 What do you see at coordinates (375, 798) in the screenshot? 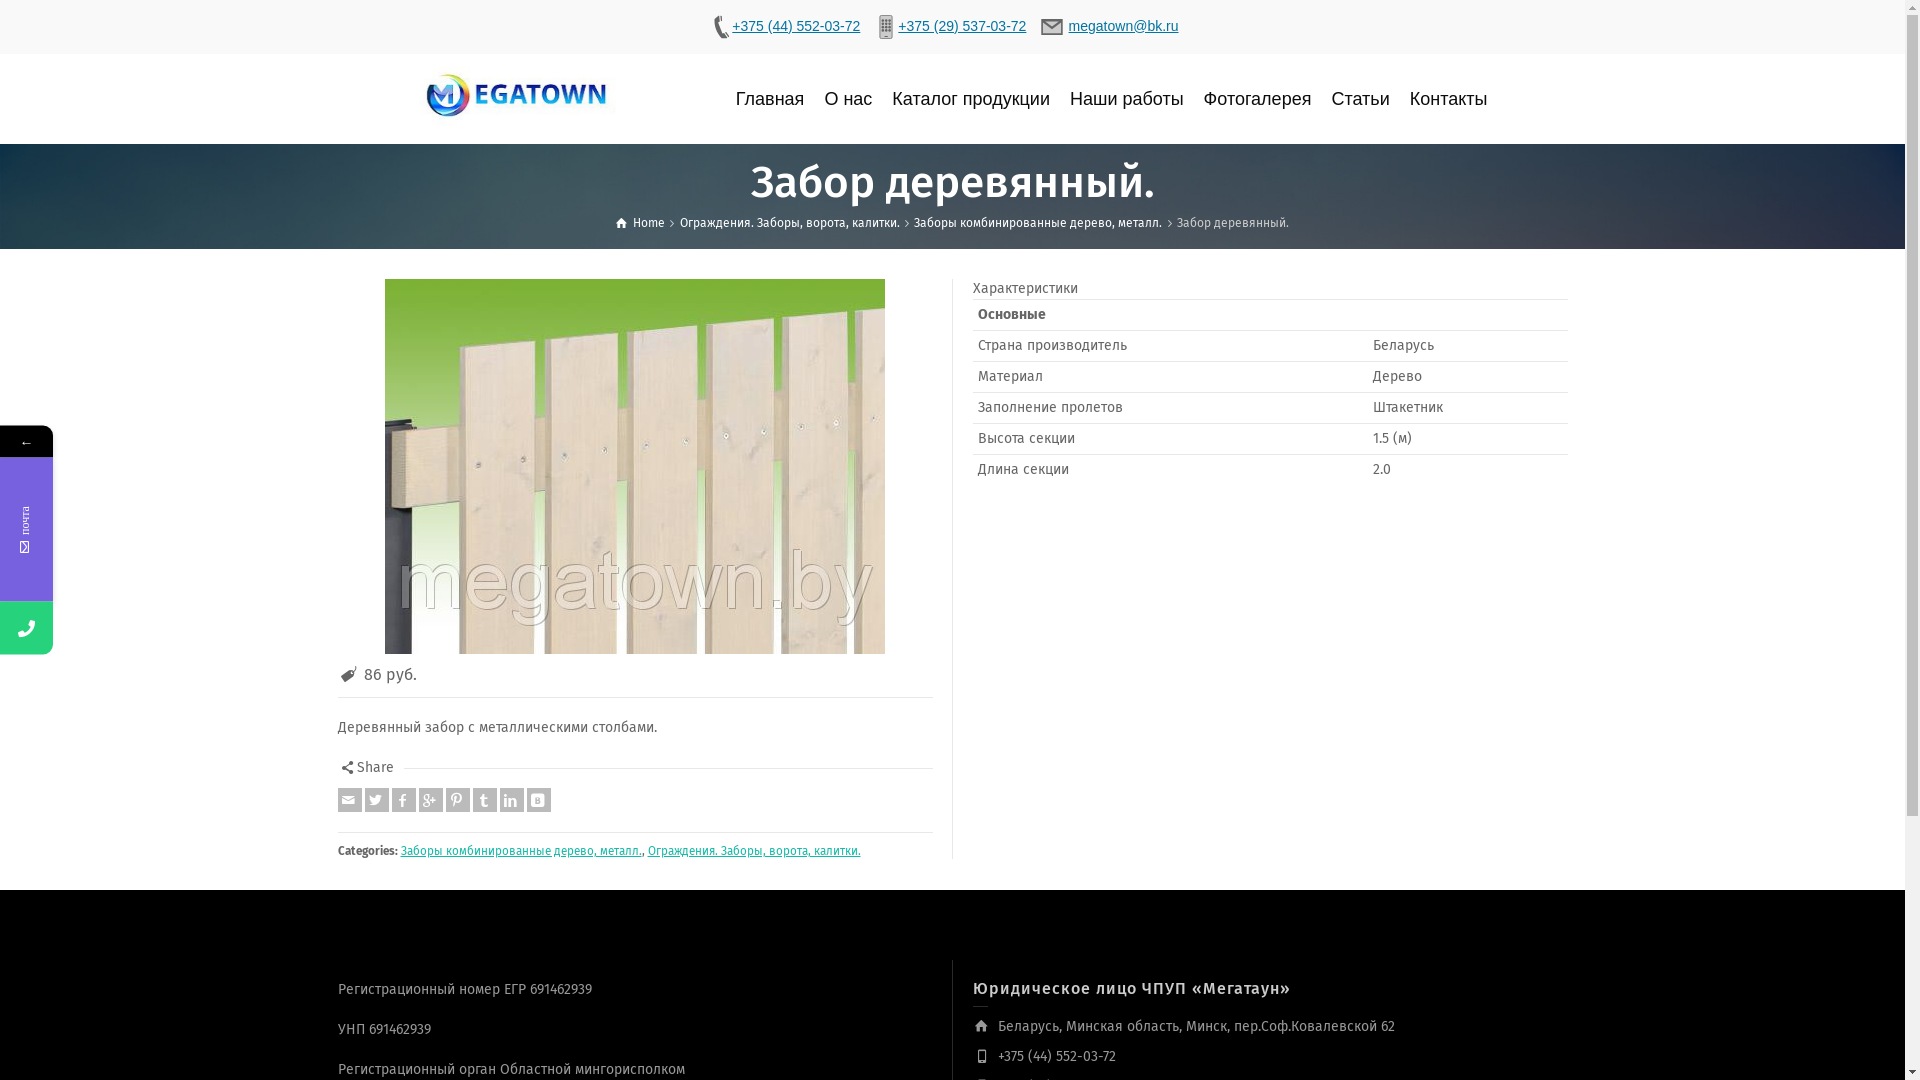
I see `'Twitter'` at bounding box center [375, 798].